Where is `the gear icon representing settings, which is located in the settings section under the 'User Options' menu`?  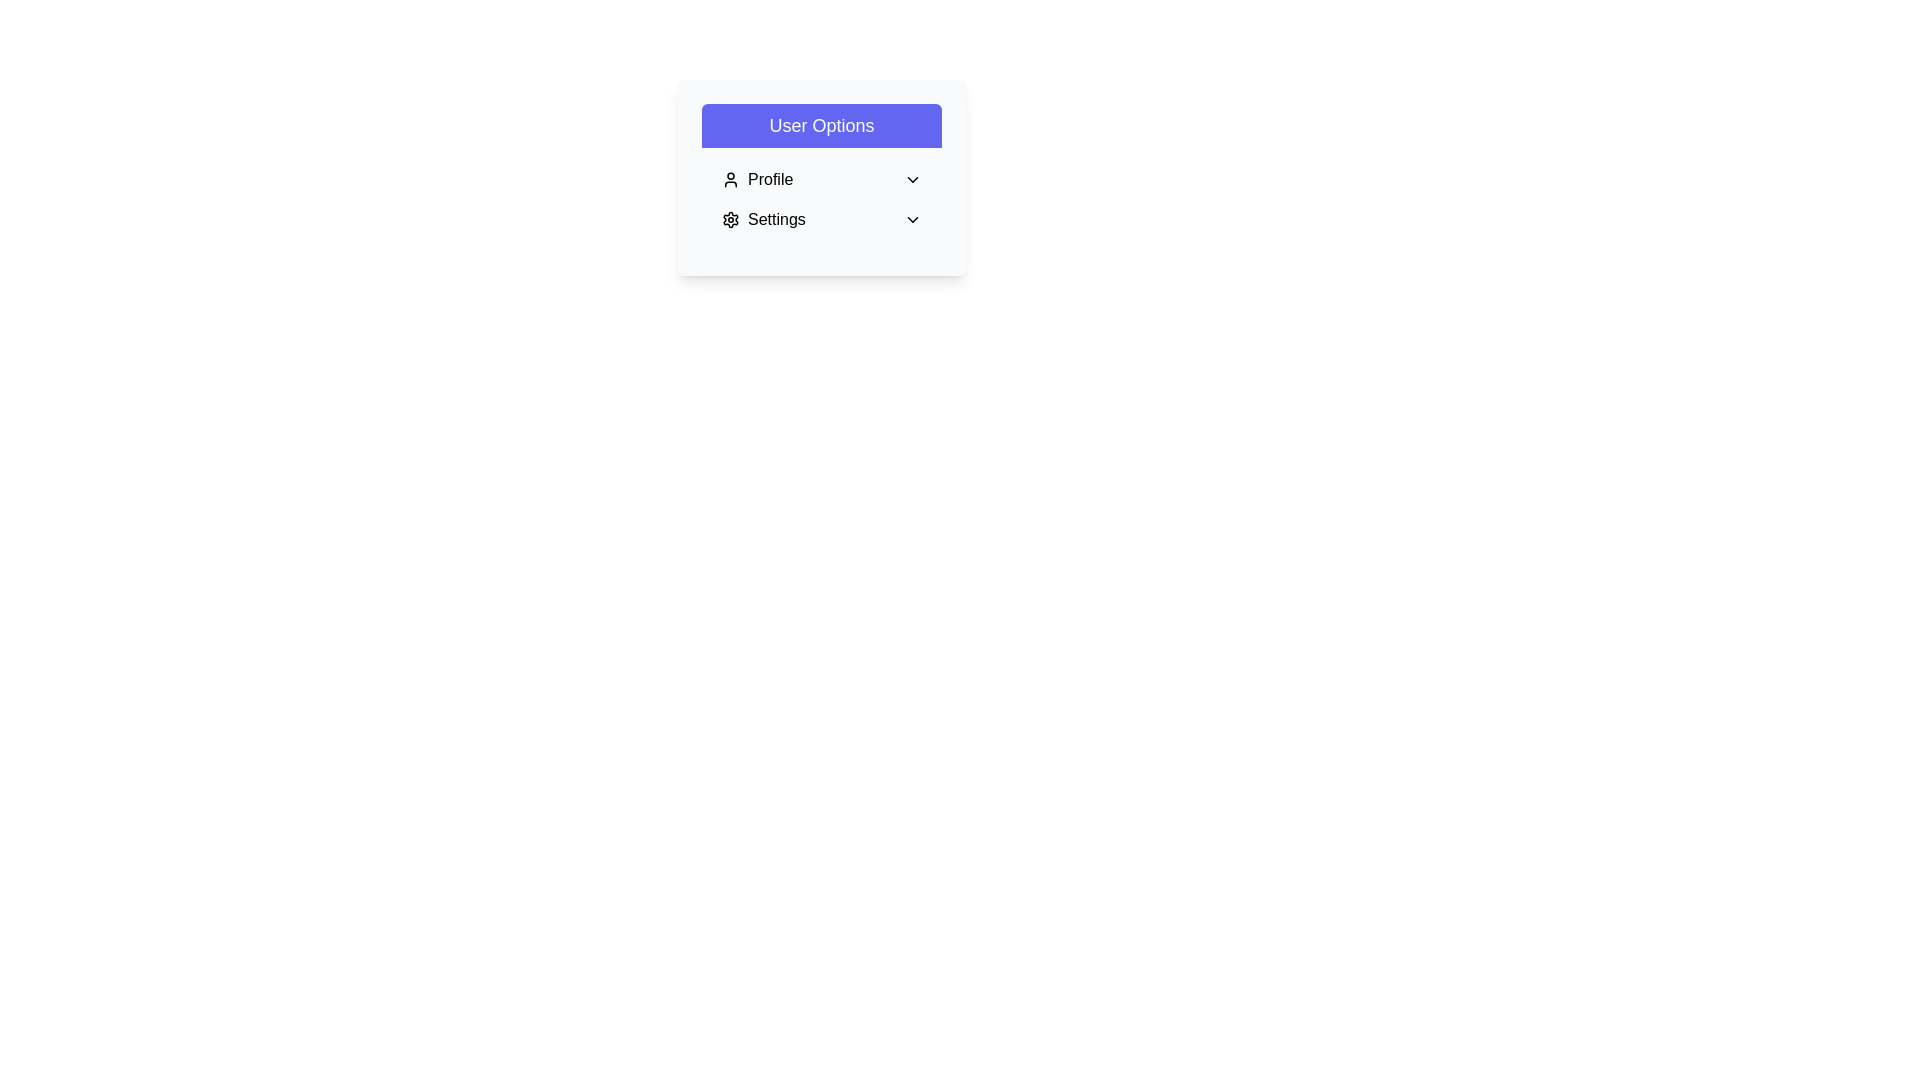
the gear icon representing settings, which is located in the settings section under the 'User Options' menu is located at coordinates (729, 219).